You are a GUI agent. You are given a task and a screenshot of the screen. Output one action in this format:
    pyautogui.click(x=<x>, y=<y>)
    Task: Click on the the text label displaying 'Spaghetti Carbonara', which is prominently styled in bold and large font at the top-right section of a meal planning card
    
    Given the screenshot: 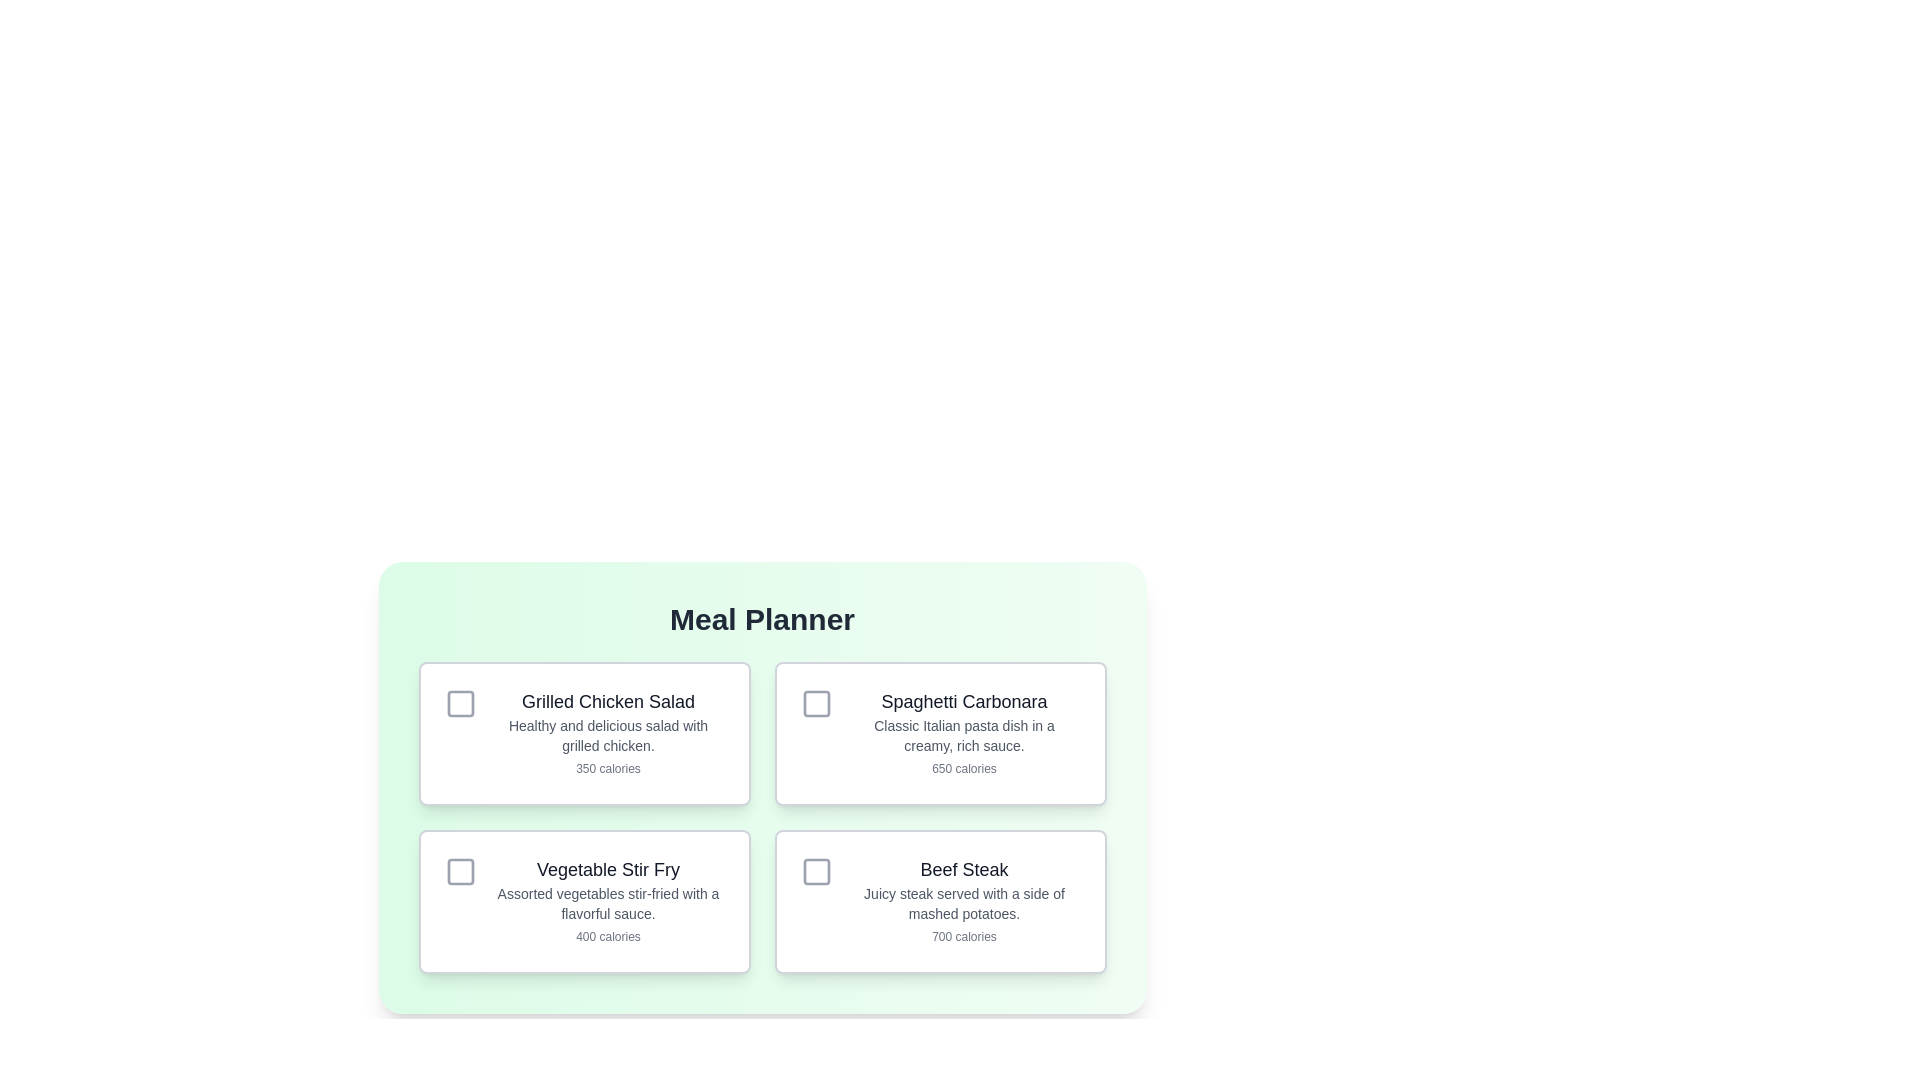 What is the action you would take?
    pyautogui.click(x=964, y=701)
    